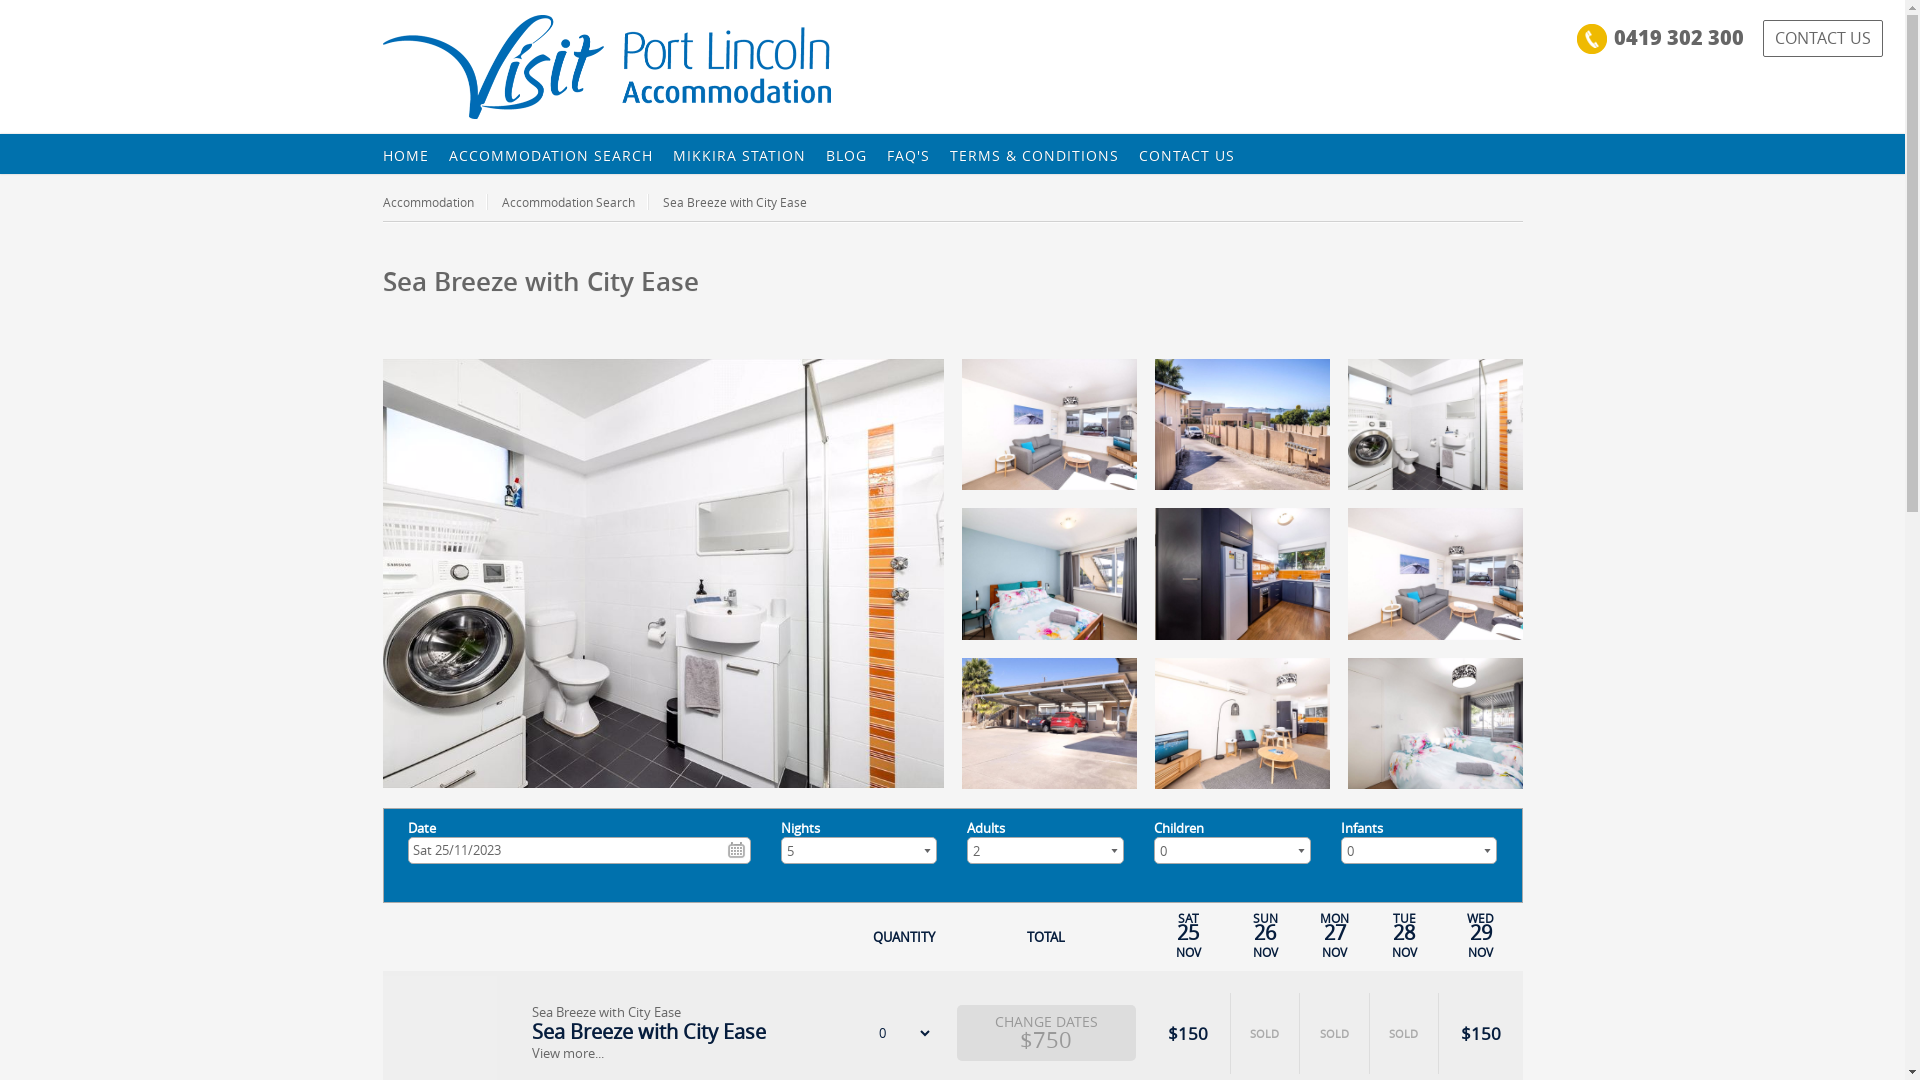 This screenshot has width=1920, height=1080. What do you see at coordinates (955, 1033) in the screenshot?
I see `'CHANGE DATES` at bounding box center [955, 1033].